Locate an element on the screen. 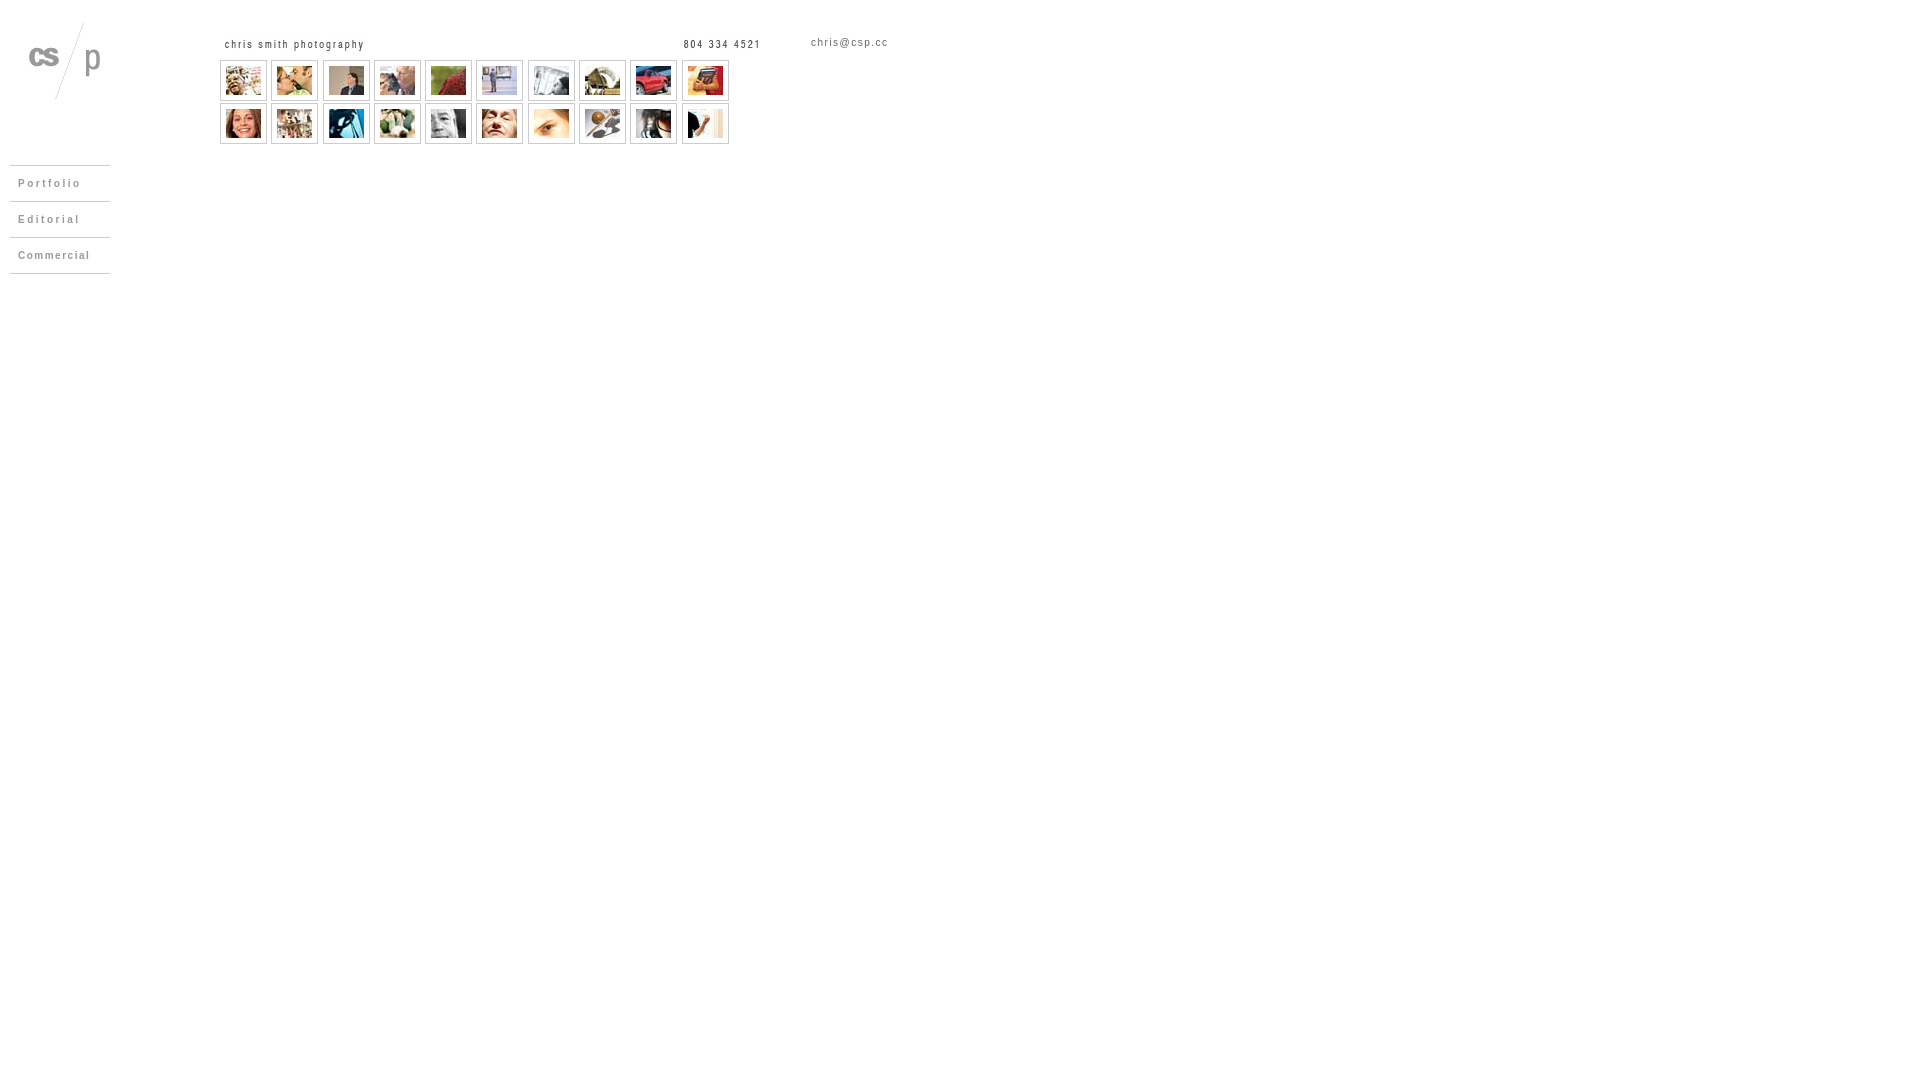 The width and height of the screenshot is (1920, 1080). 'Portfolio' is located at coordinates (63, 183).